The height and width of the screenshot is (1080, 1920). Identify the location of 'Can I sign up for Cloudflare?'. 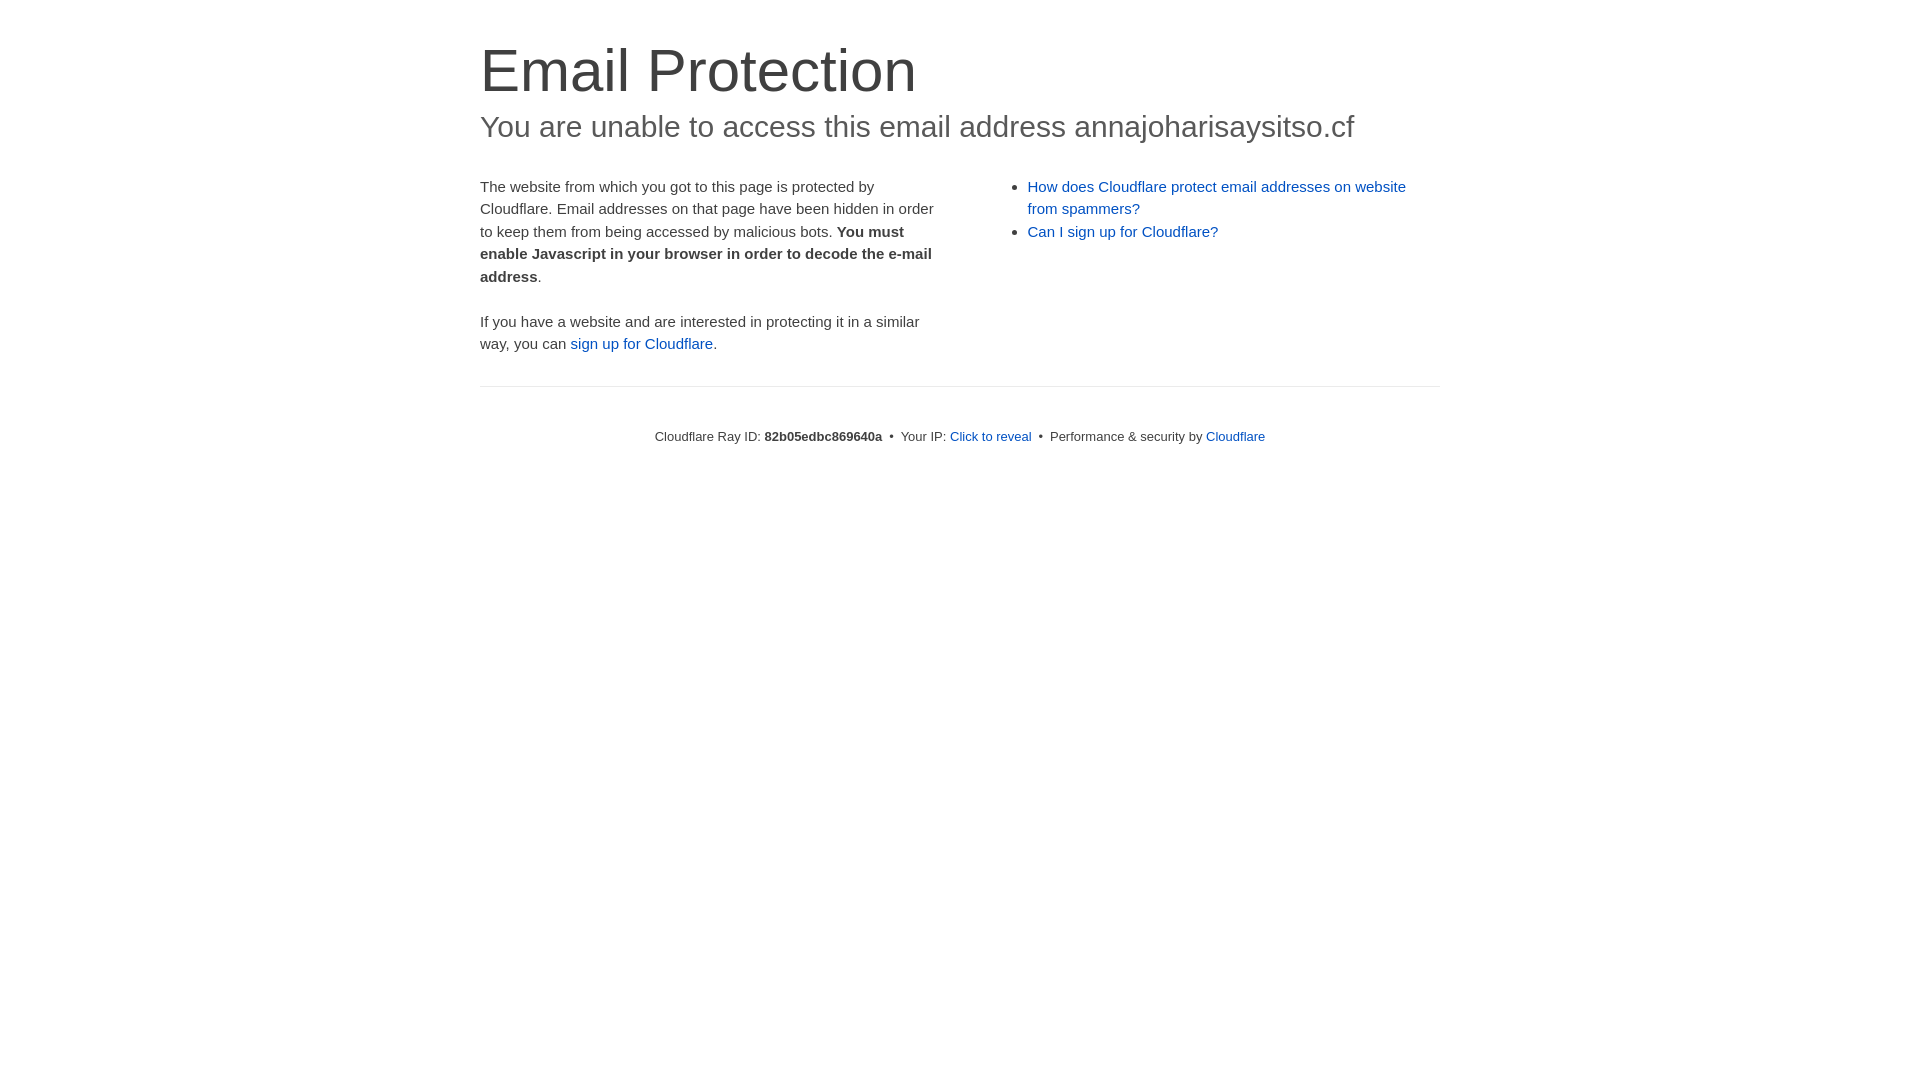
(1123, 230).